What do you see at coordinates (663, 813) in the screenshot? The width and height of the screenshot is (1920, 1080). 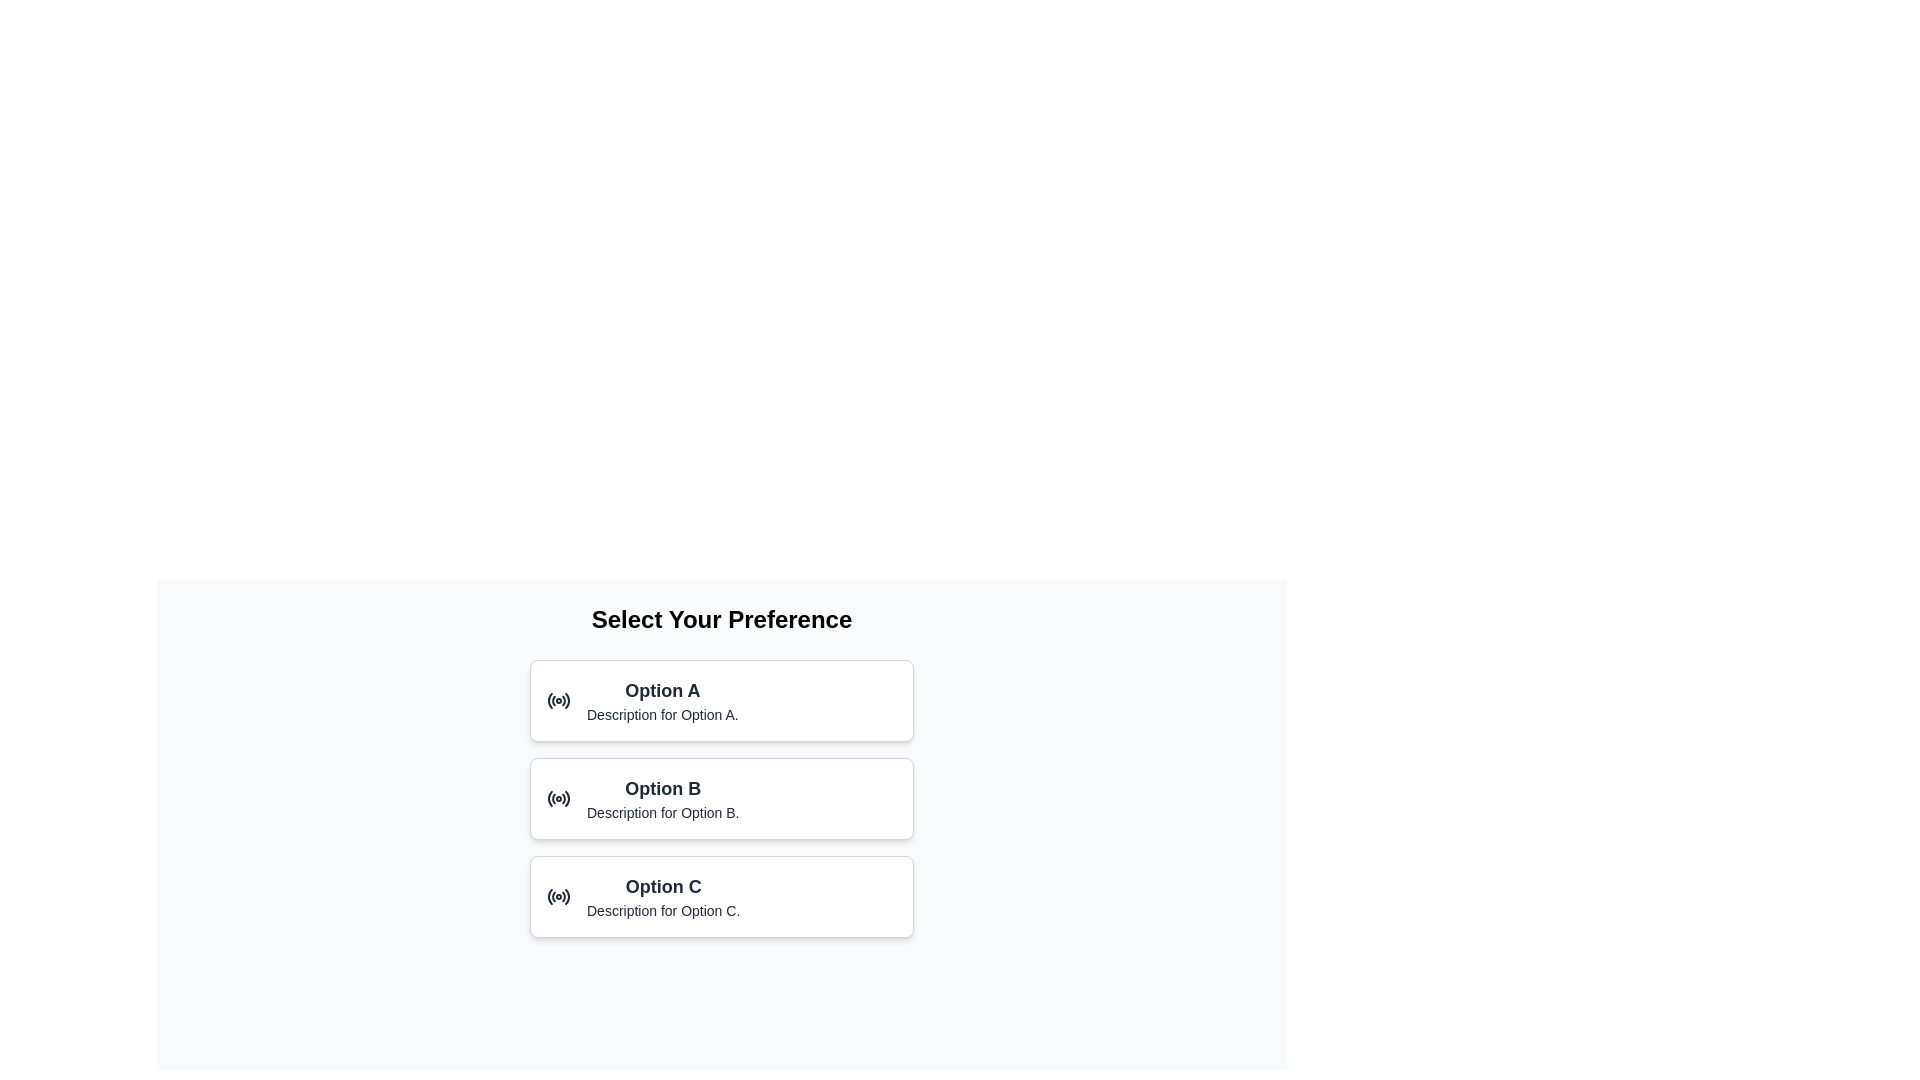 I see `the static text element that reads 'Description for Option B.' located below the title 'Option B' in the 'Select Your Preference' interface` at bounding box center [663, 813].